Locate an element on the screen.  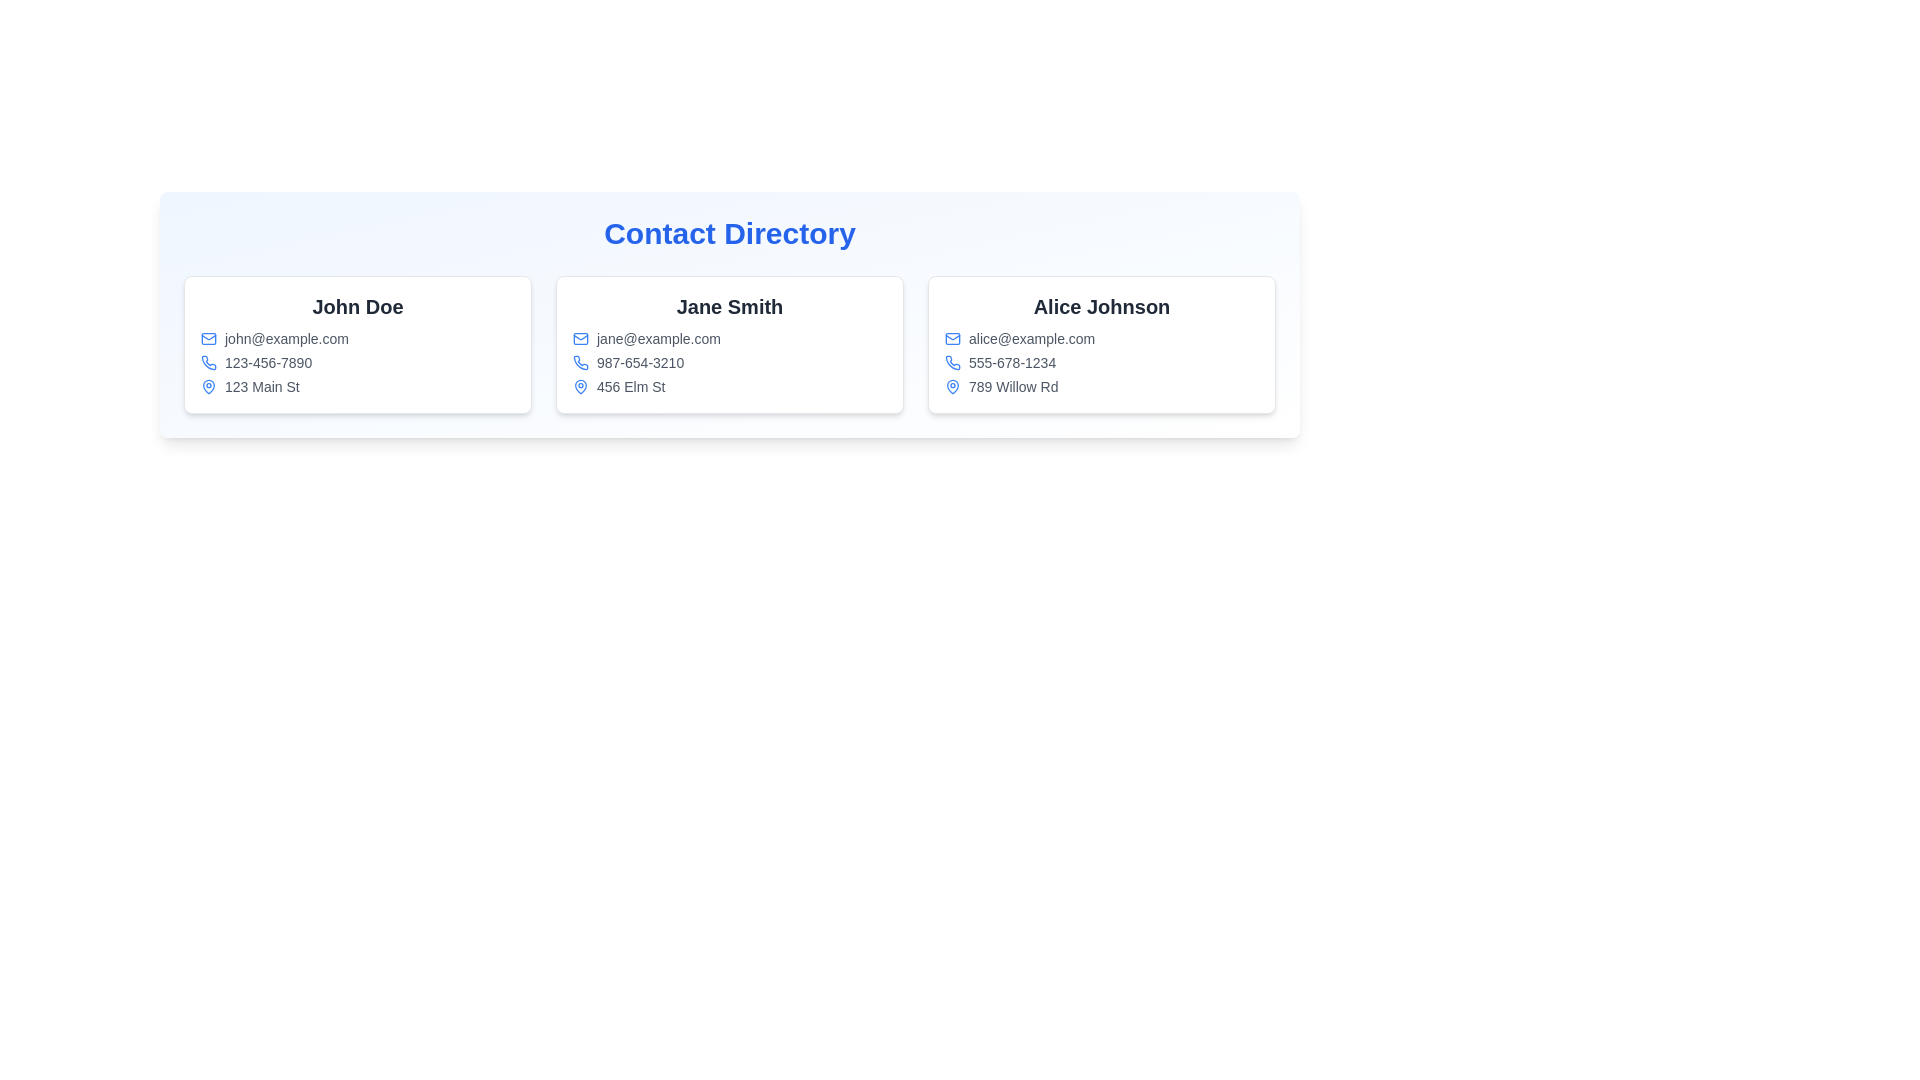
the blue envelope icon representing an email indicator, which is located immediately before the email address 'jane@example.com' in the second contact card of the 'Contact Directory' section is located at coordinates (579, 338).